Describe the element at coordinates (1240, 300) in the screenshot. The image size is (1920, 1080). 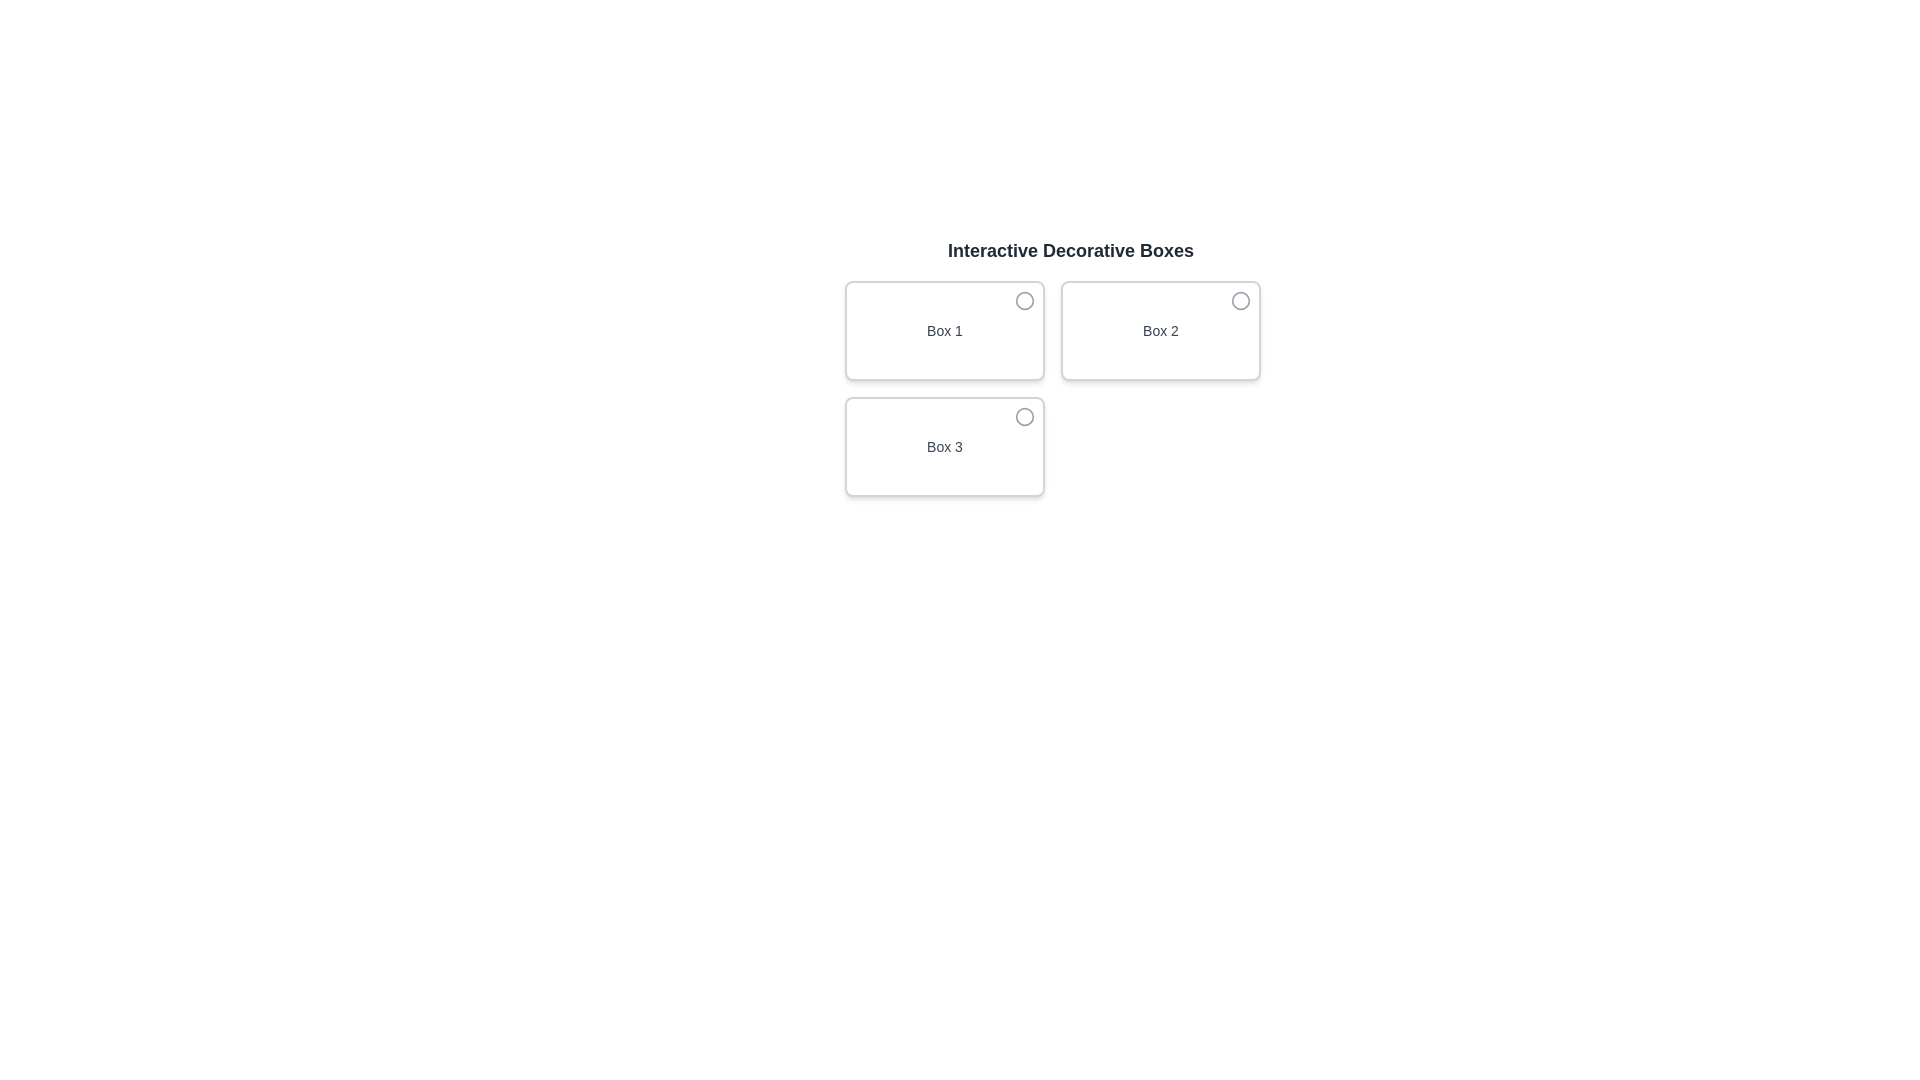
I see `the circular icon rendered as an SVG graphic located at the top-right corner of 'Box 2'` at that location.